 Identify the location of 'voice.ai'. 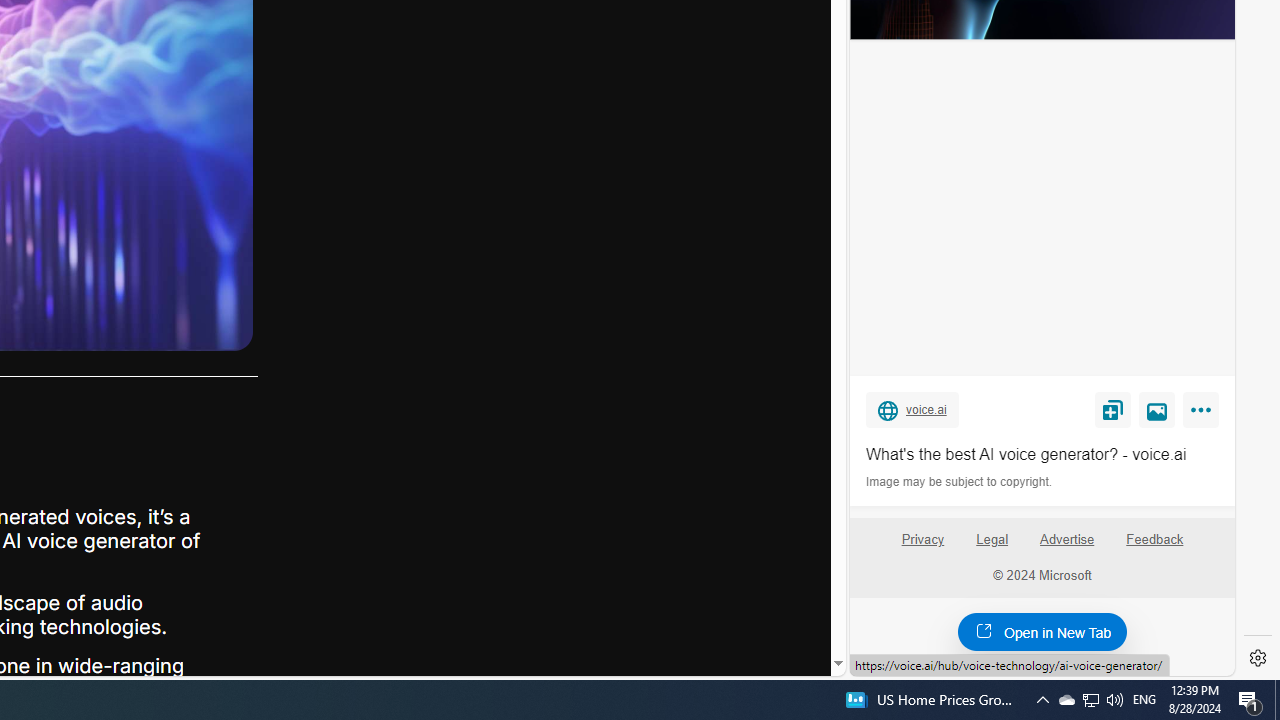
(911, 408).